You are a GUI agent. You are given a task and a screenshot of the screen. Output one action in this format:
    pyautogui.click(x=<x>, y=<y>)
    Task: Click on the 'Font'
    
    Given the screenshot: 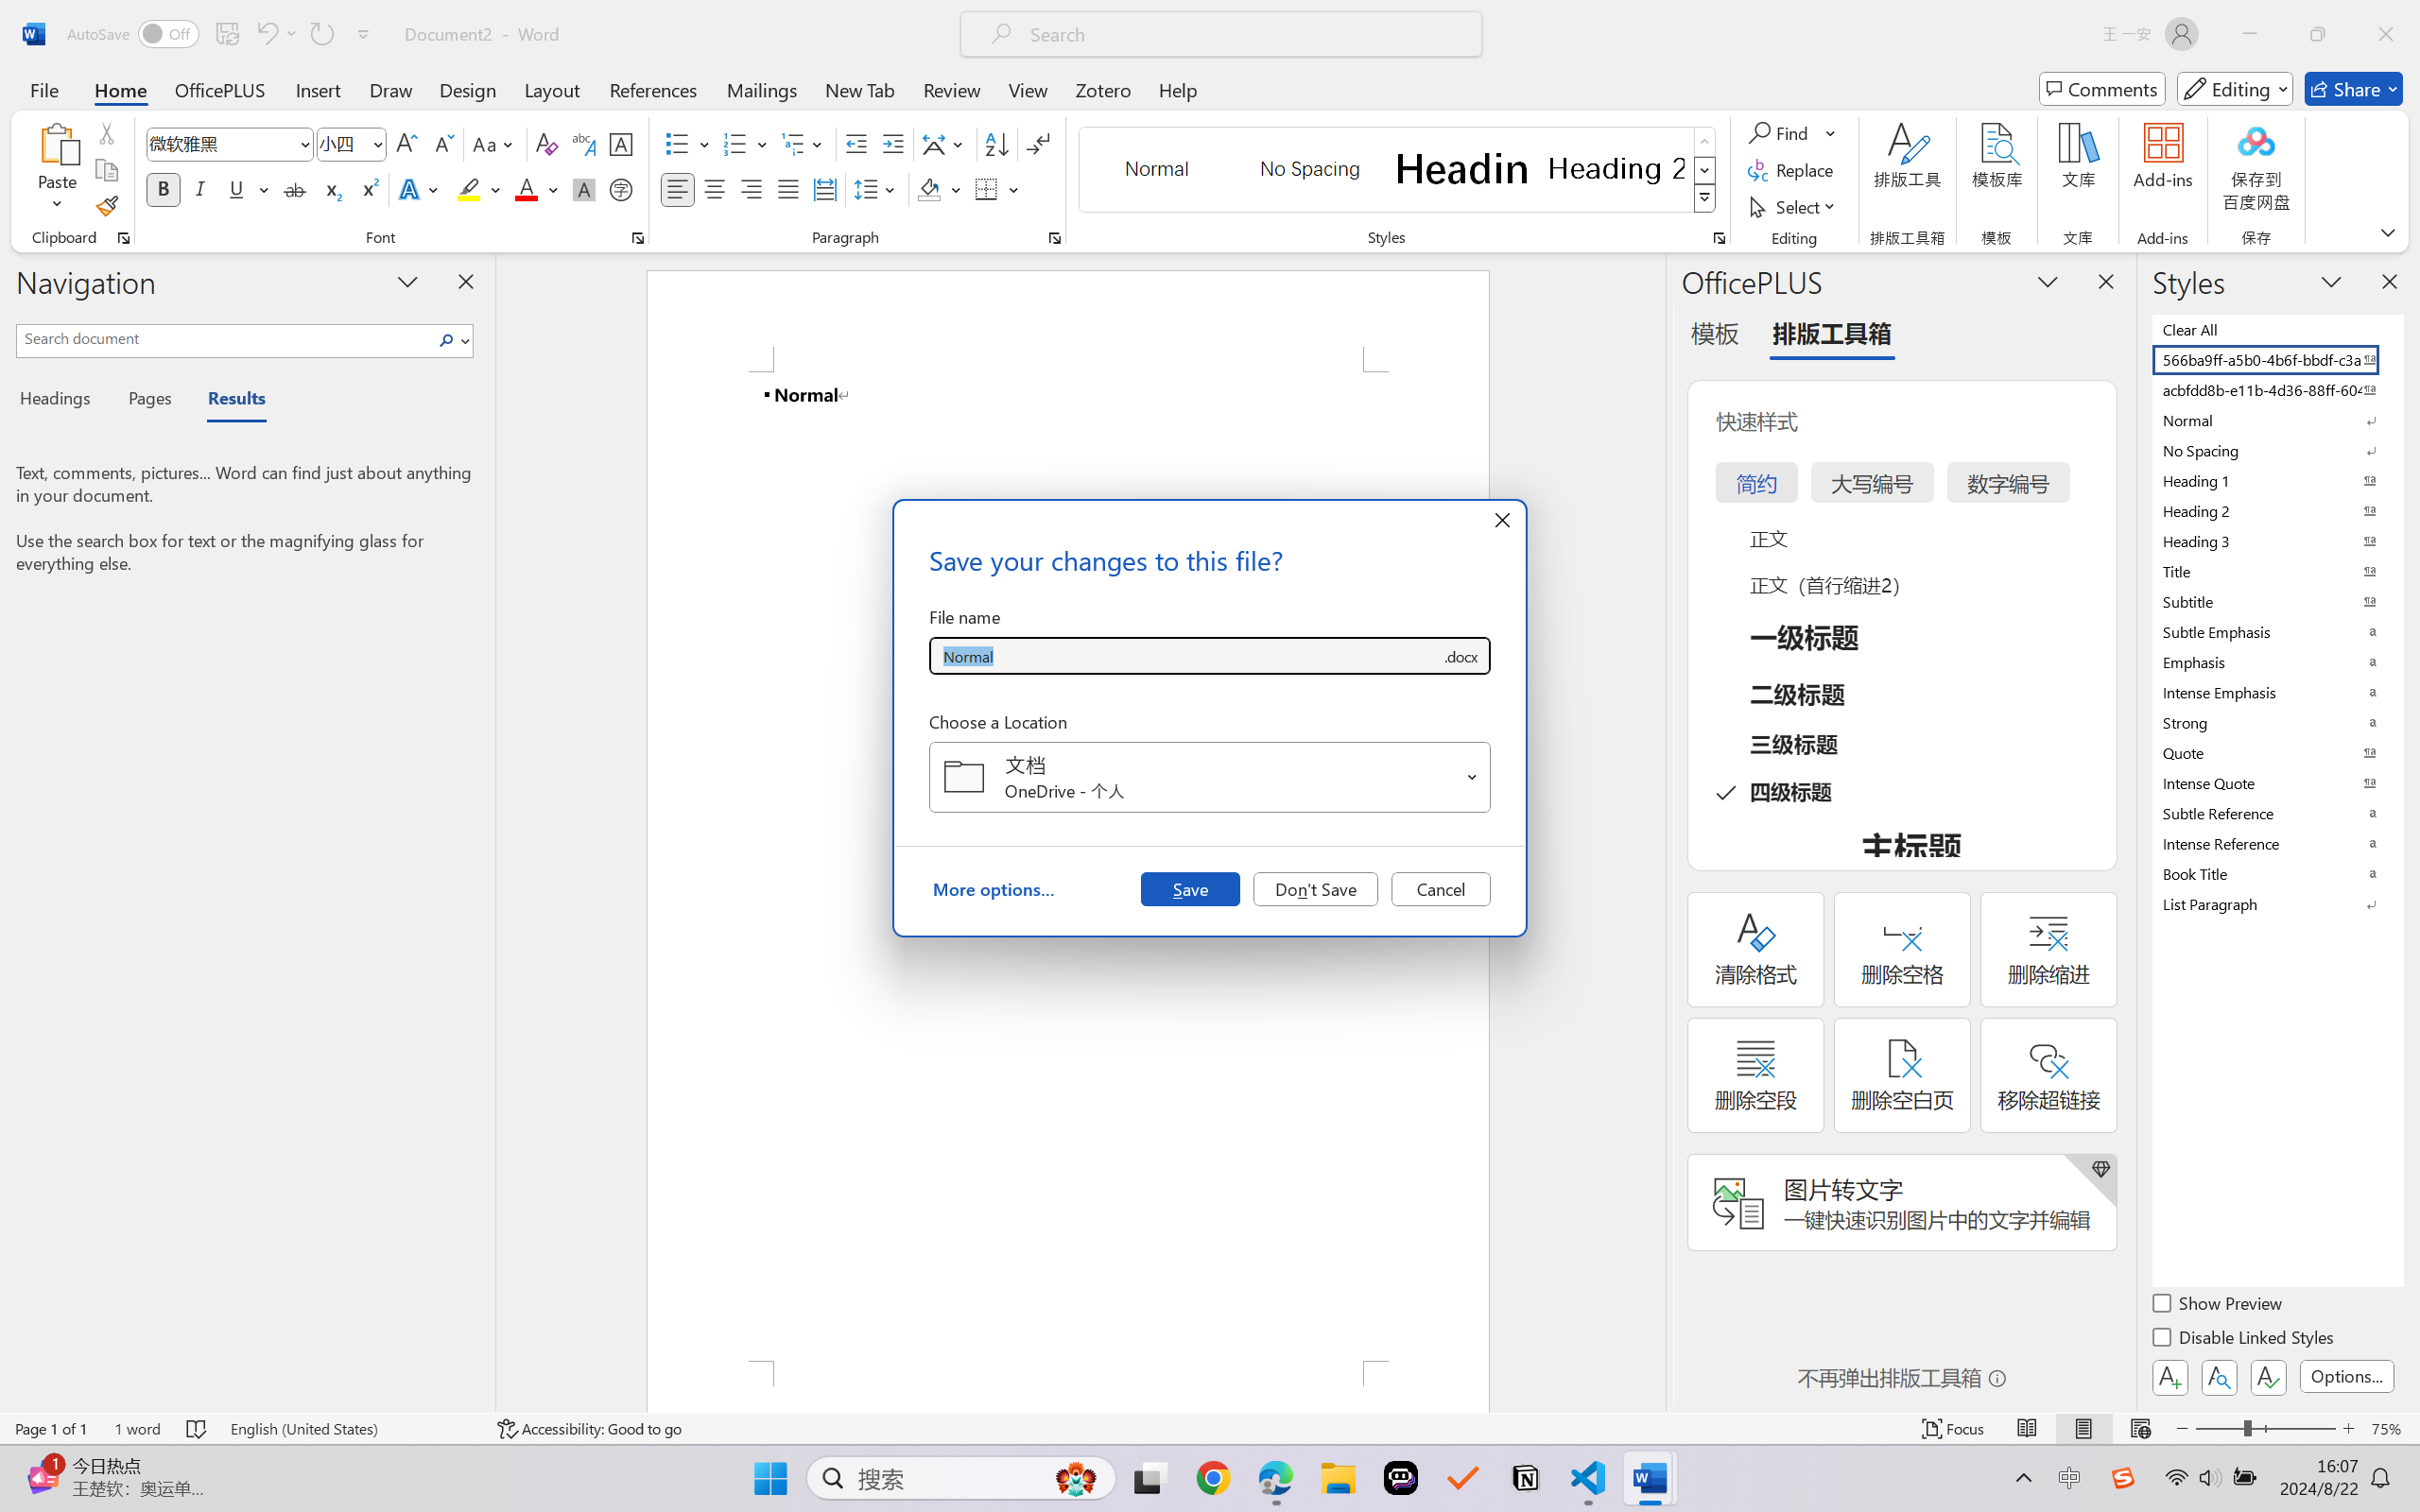 What is the action you would take?
    pyautogui.click(x=220, y=144)
    